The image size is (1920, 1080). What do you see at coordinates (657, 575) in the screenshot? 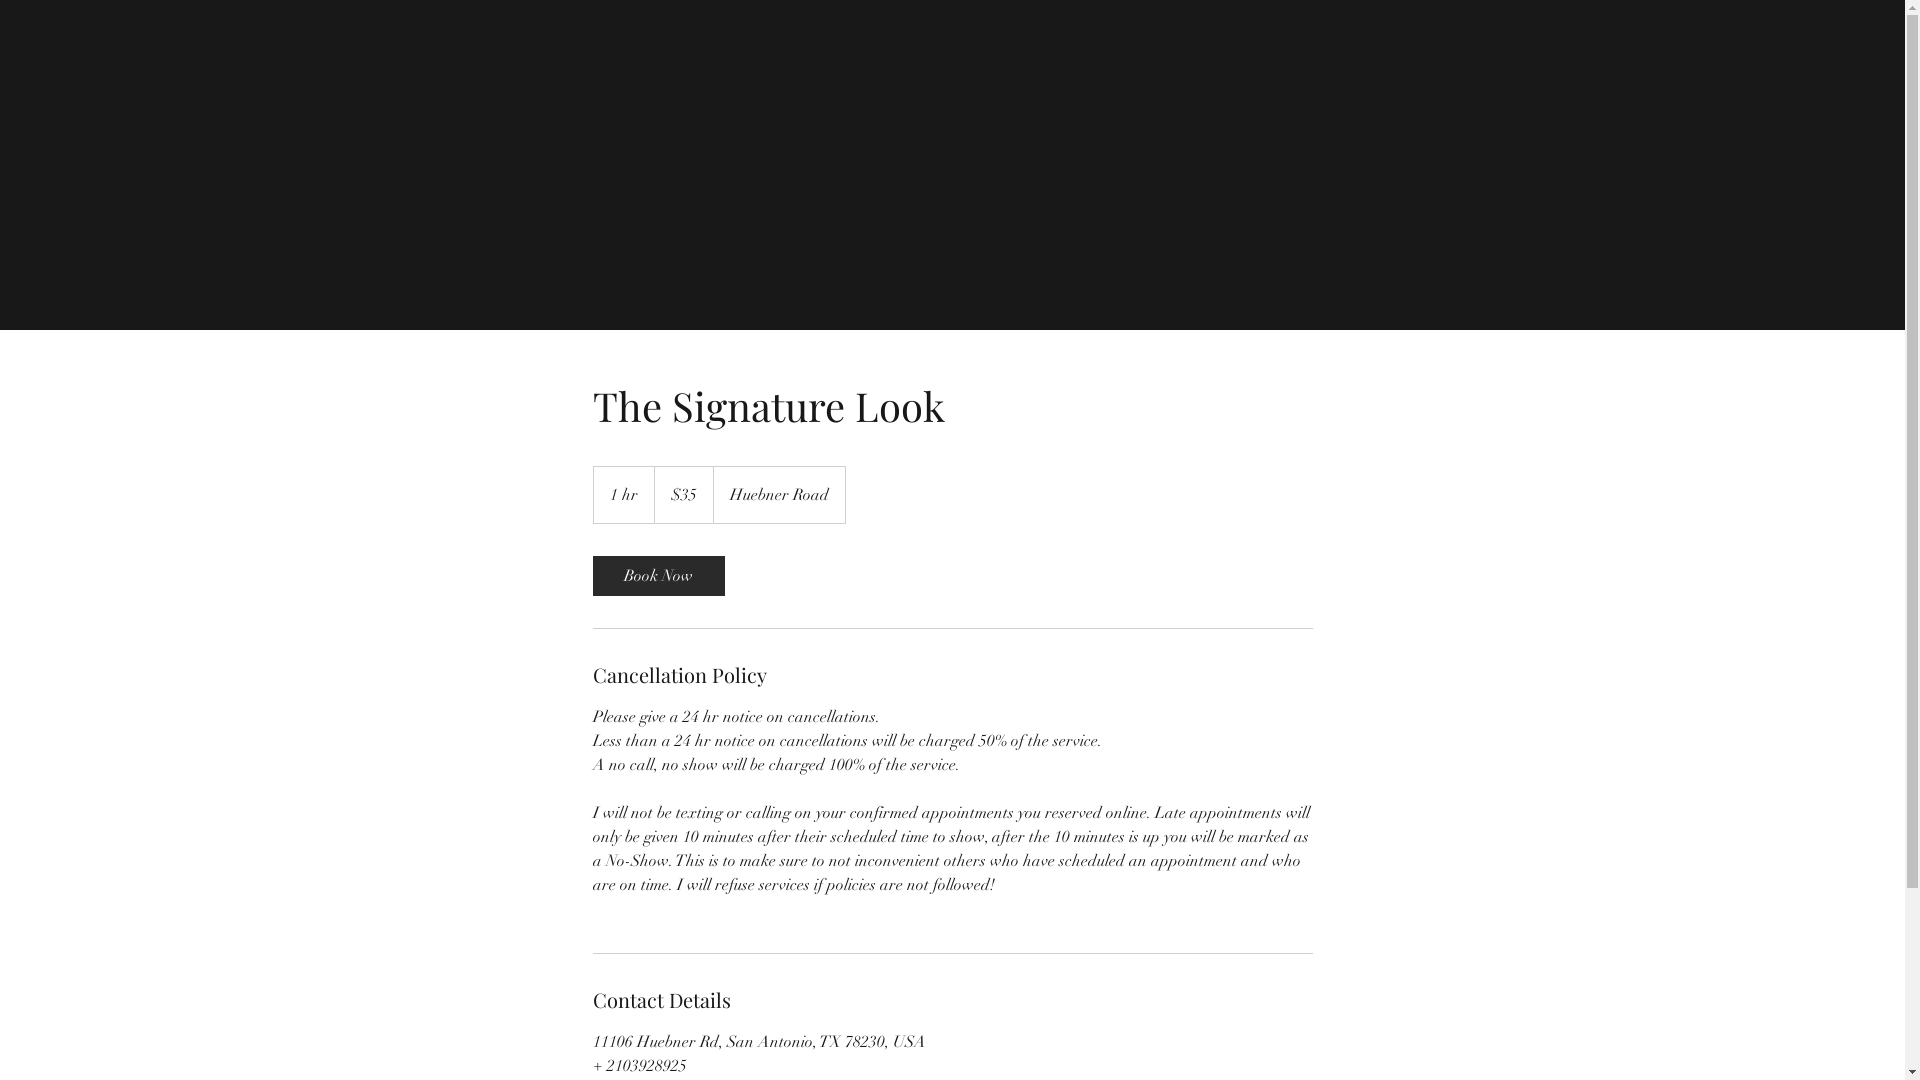
I see `'Book Now'` at bounding box center [657, 575].